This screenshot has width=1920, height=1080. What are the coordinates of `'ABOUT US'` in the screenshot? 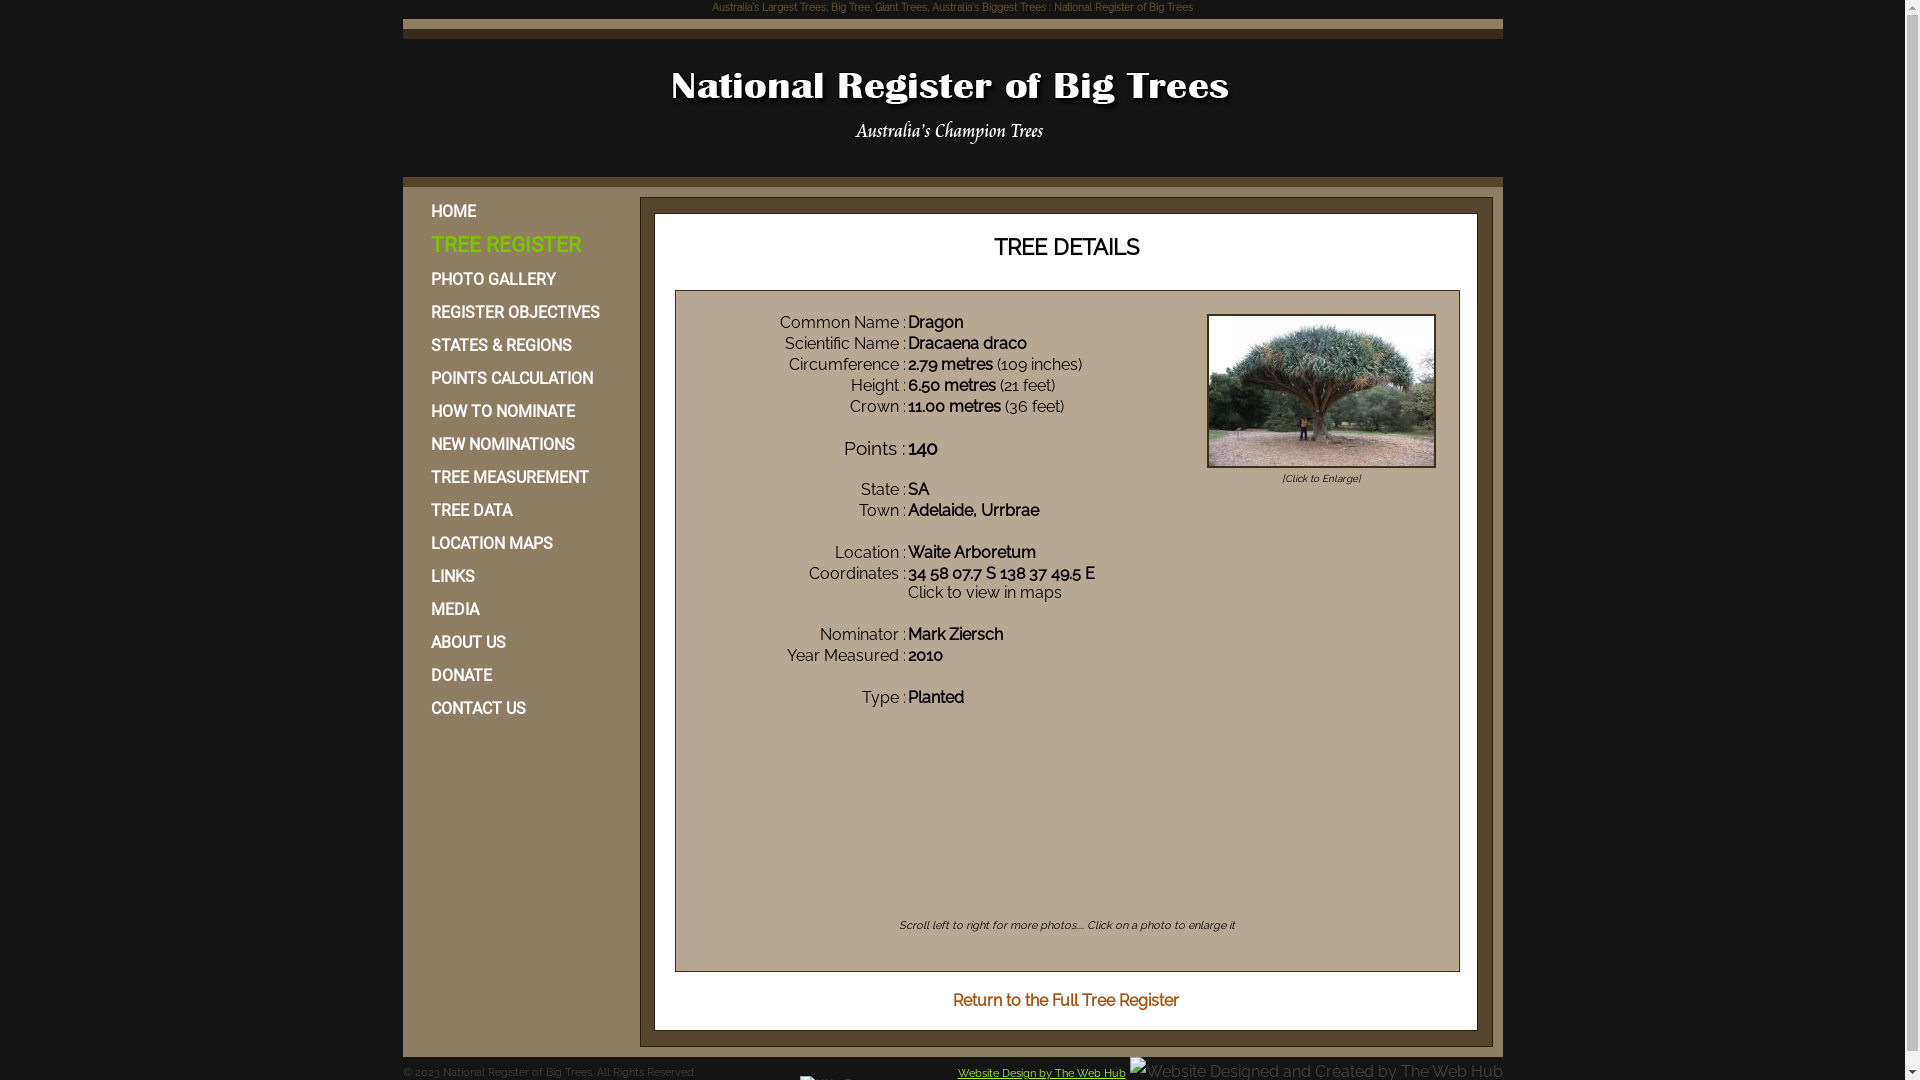 It's located at (518, 642).